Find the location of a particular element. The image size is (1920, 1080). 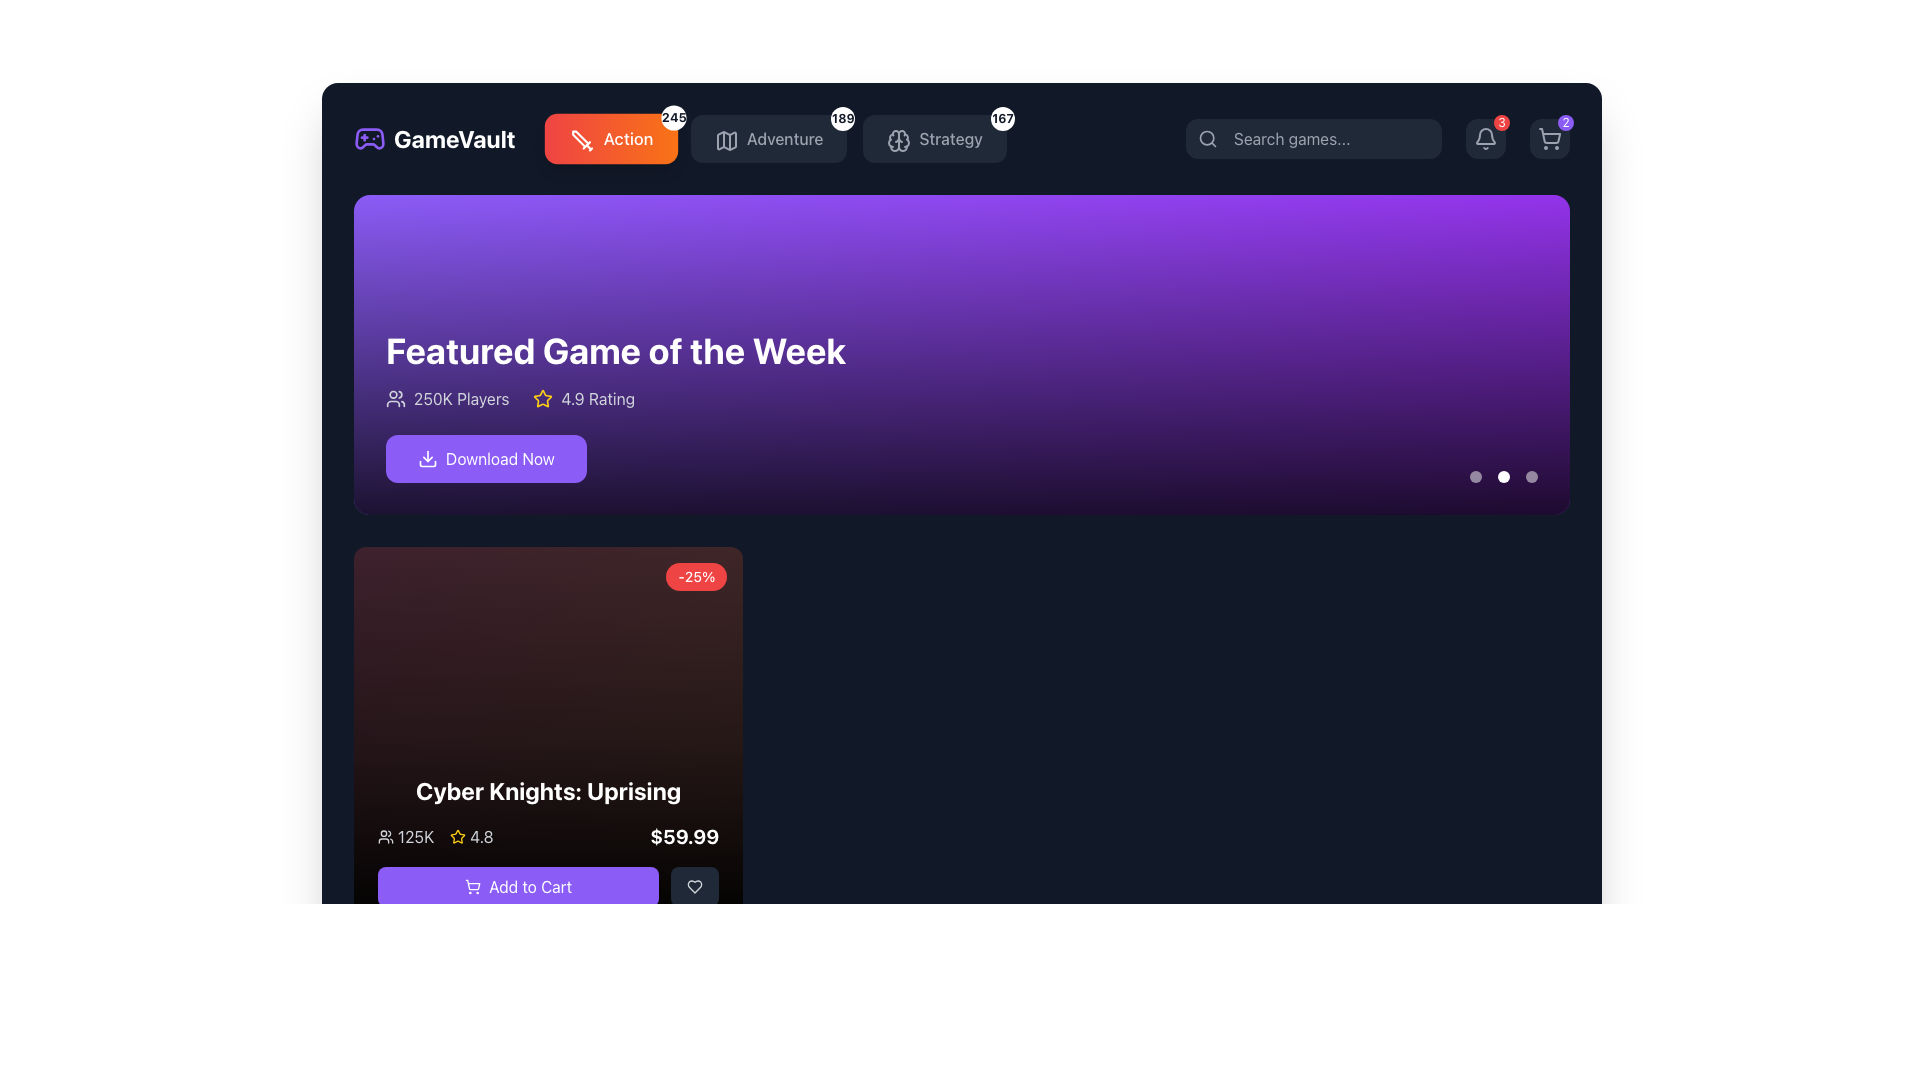

the small square-shaped map icon is located at coordinates (723, 137).